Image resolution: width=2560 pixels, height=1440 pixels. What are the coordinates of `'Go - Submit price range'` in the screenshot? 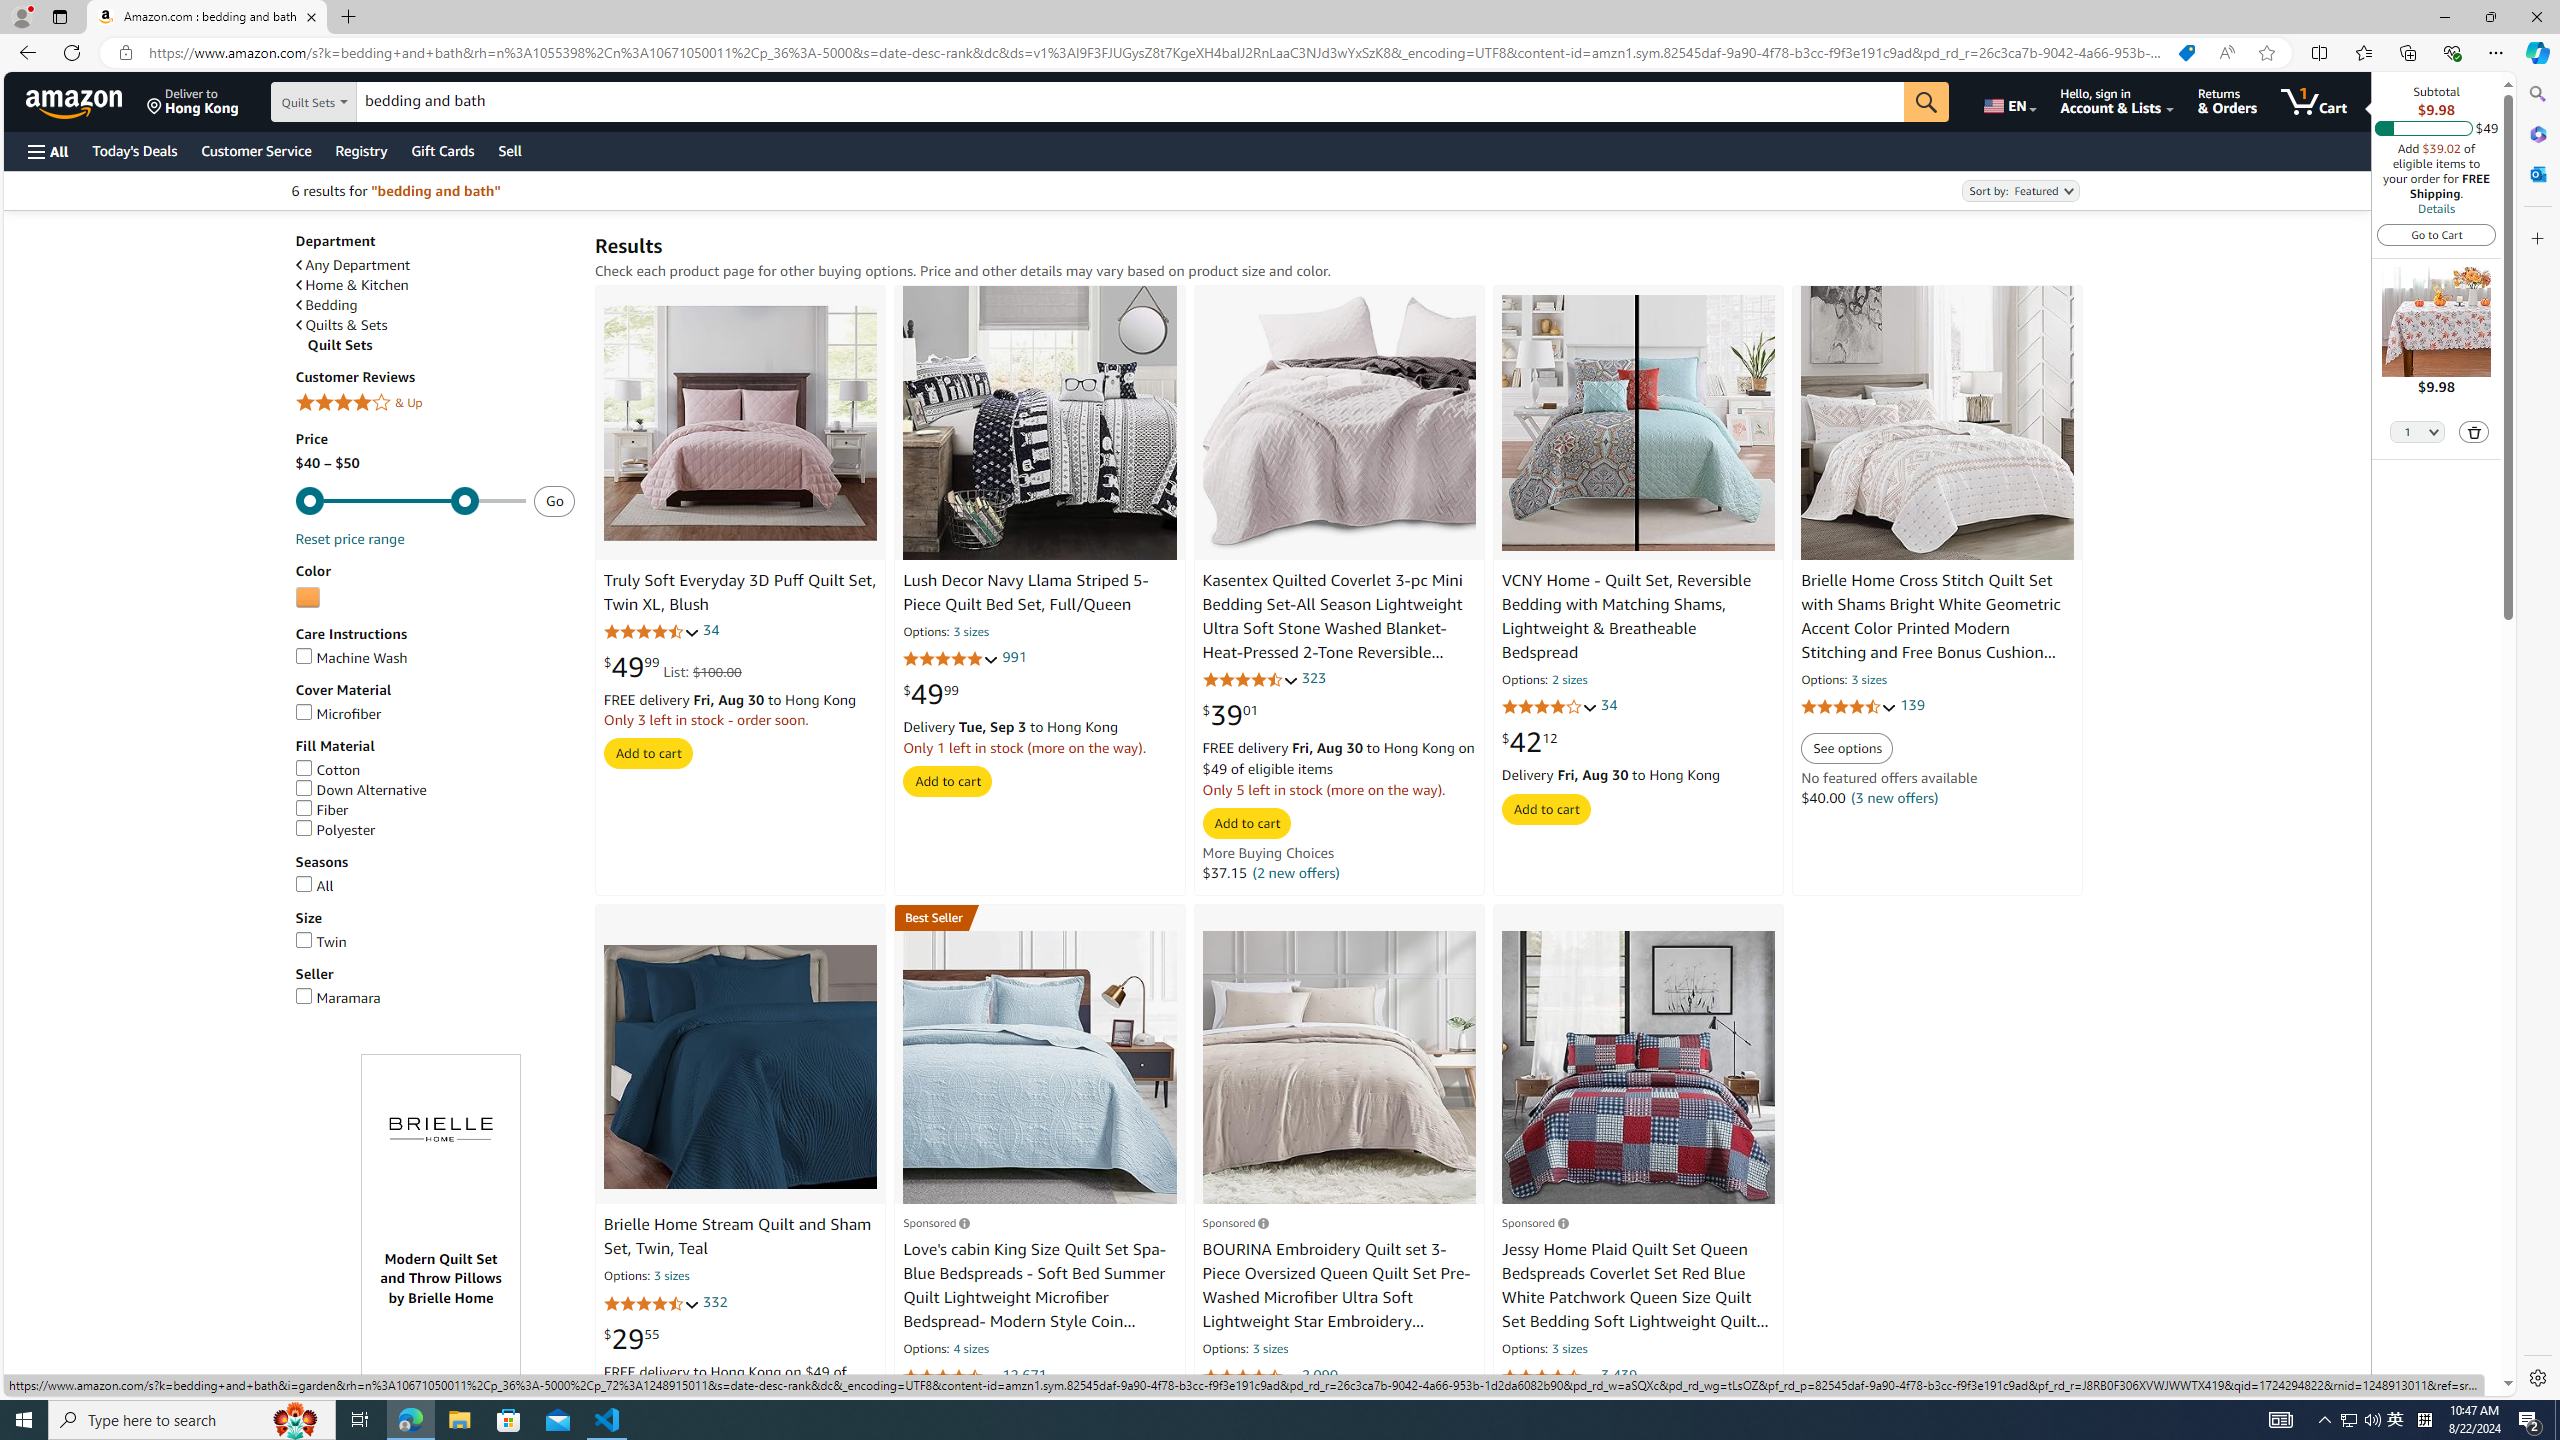 It's located at (554, 501).